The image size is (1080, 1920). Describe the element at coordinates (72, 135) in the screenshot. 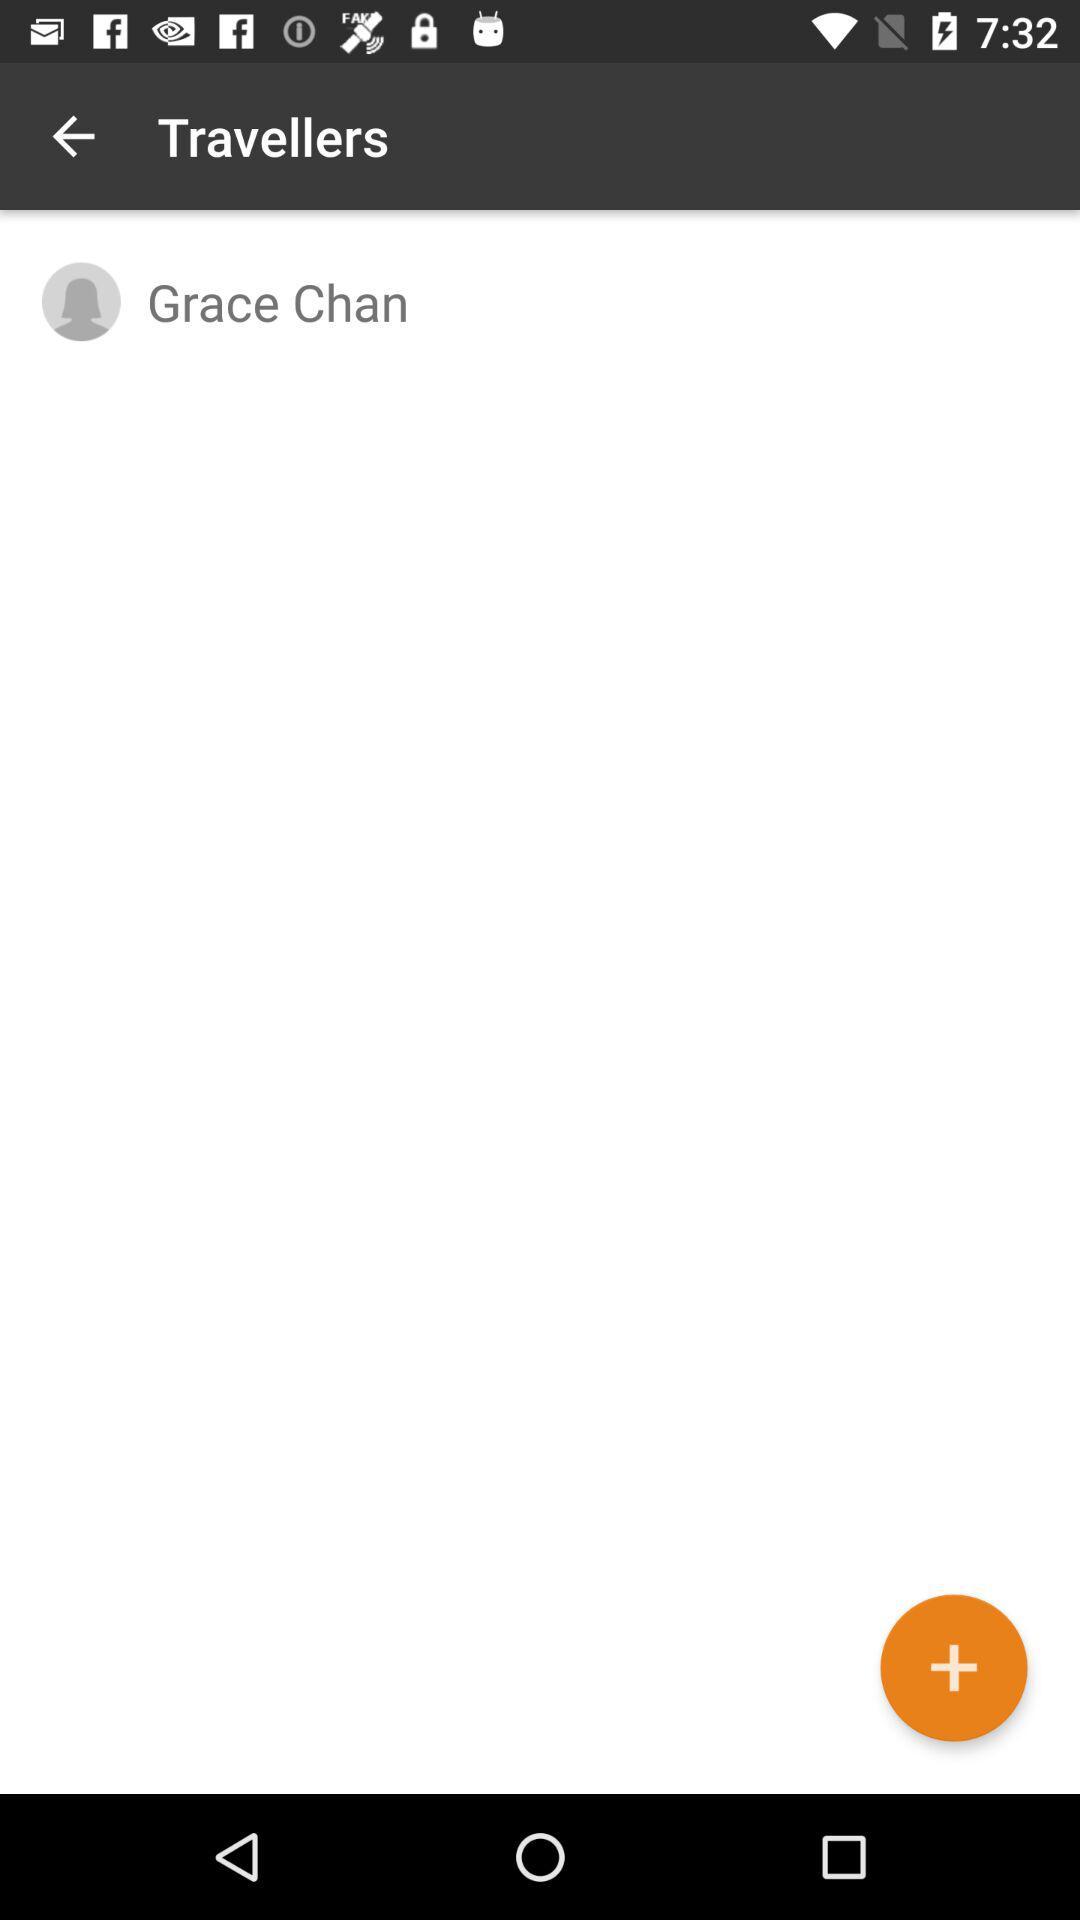

I see `the icon next to the travellers item` at that location.